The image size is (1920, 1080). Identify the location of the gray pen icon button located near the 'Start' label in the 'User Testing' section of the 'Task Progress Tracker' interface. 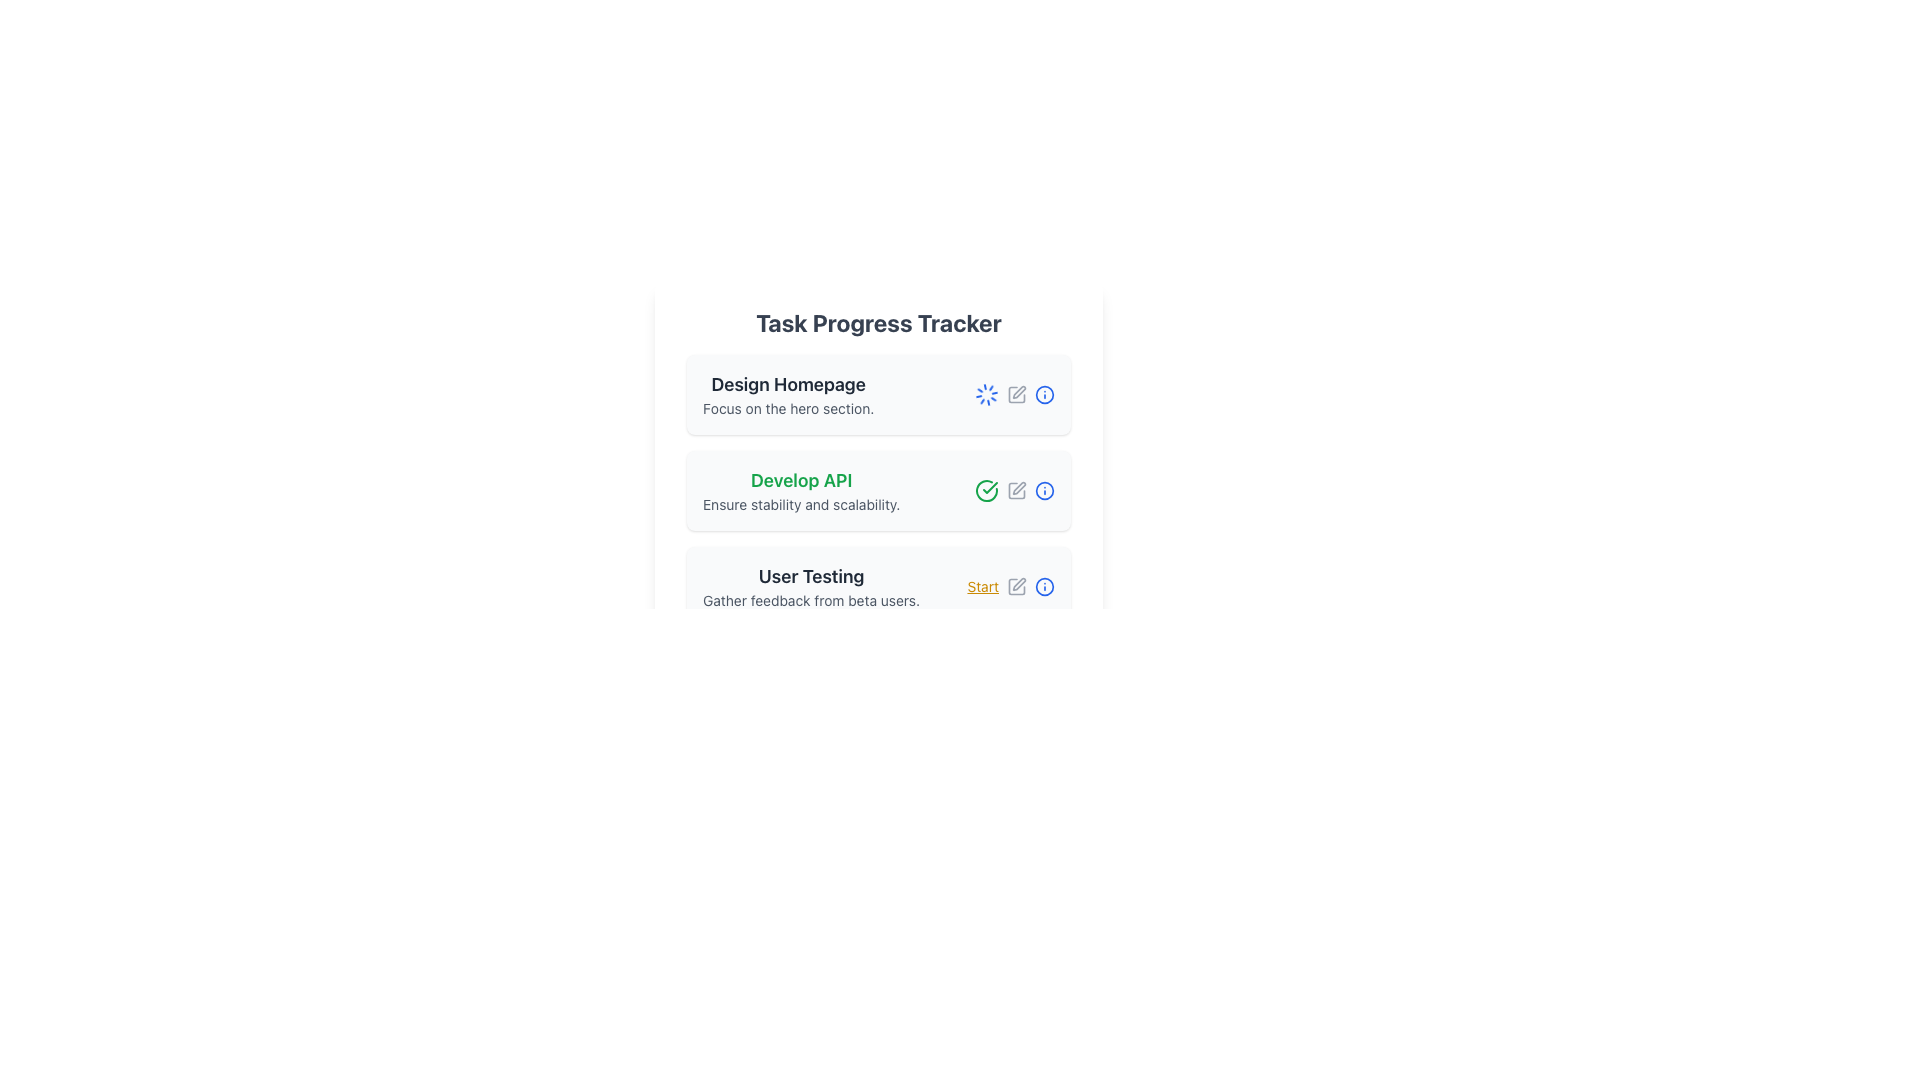
(1017, 585).